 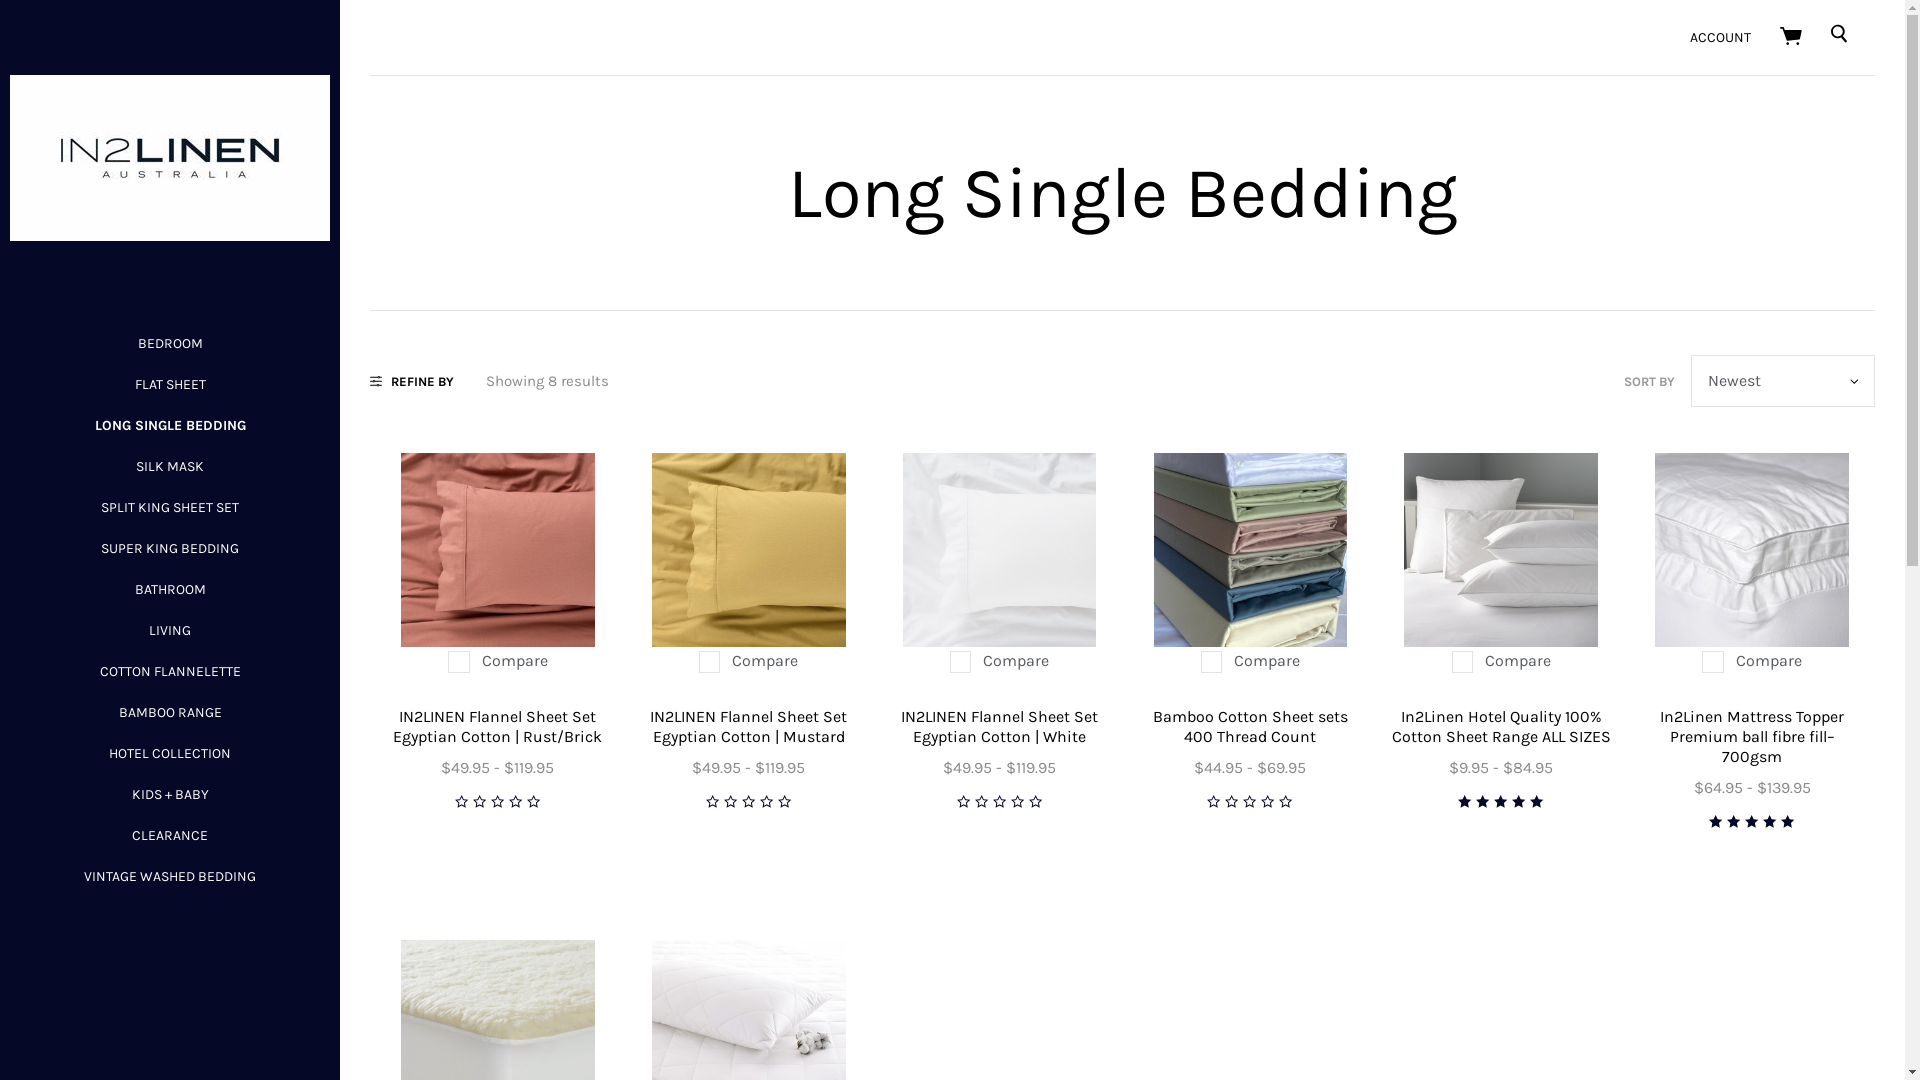 What do you see at coordinates (169, 875) in the screenshot?
I see `'VINTAGE WASHED BEDDING'` at bounding box center [169, 875].